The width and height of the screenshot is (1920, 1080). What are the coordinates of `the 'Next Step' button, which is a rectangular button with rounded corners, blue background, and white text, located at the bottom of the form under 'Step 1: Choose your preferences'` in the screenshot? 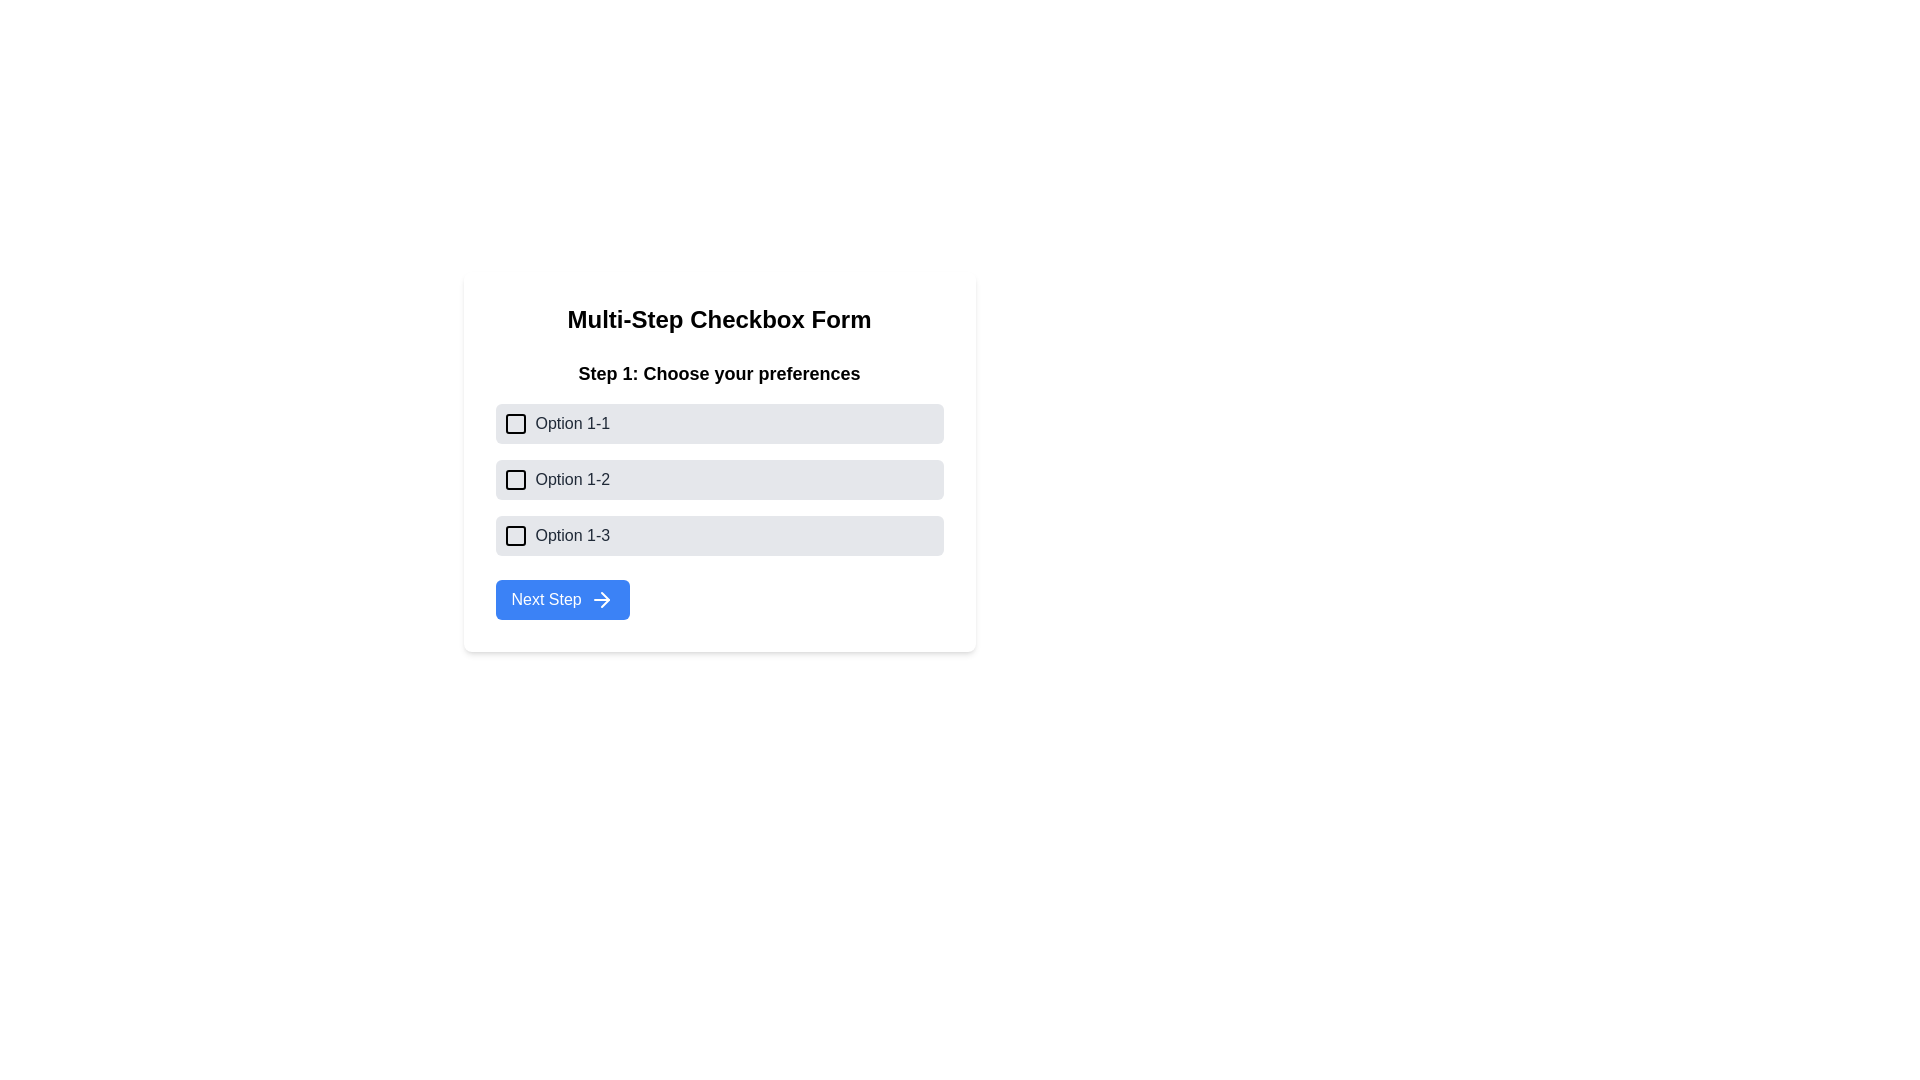 It's located at (561, 599).